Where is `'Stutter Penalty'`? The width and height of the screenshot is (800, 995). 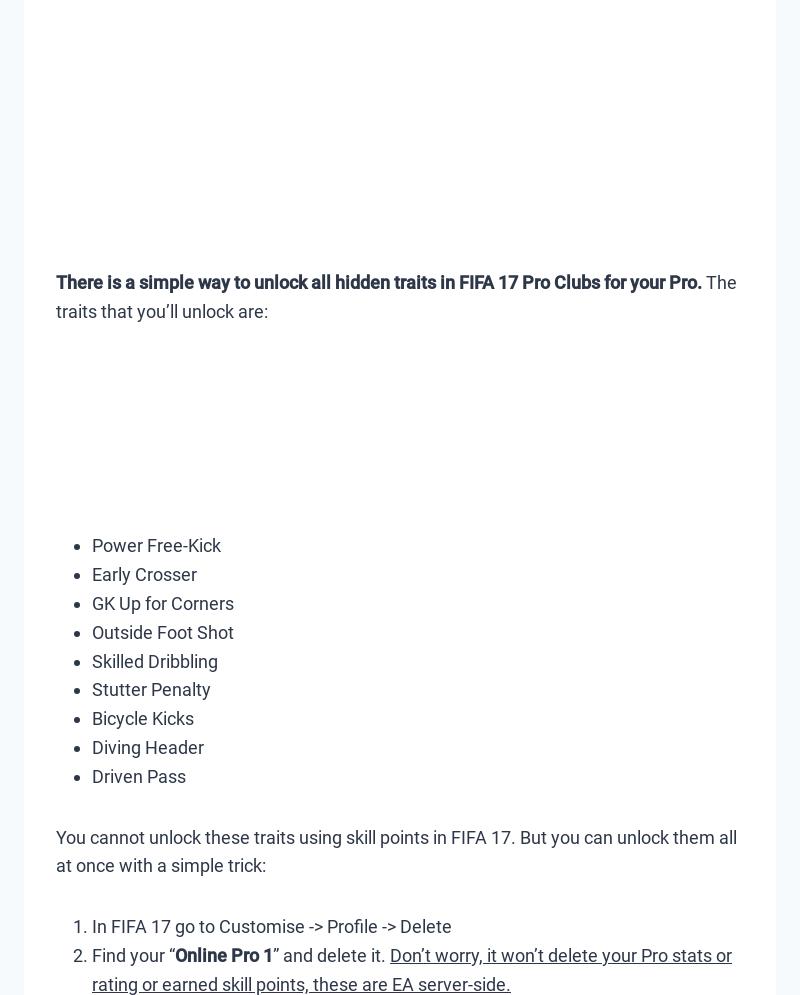
'Stutter Penalty' is located at coordinates (151, 689).